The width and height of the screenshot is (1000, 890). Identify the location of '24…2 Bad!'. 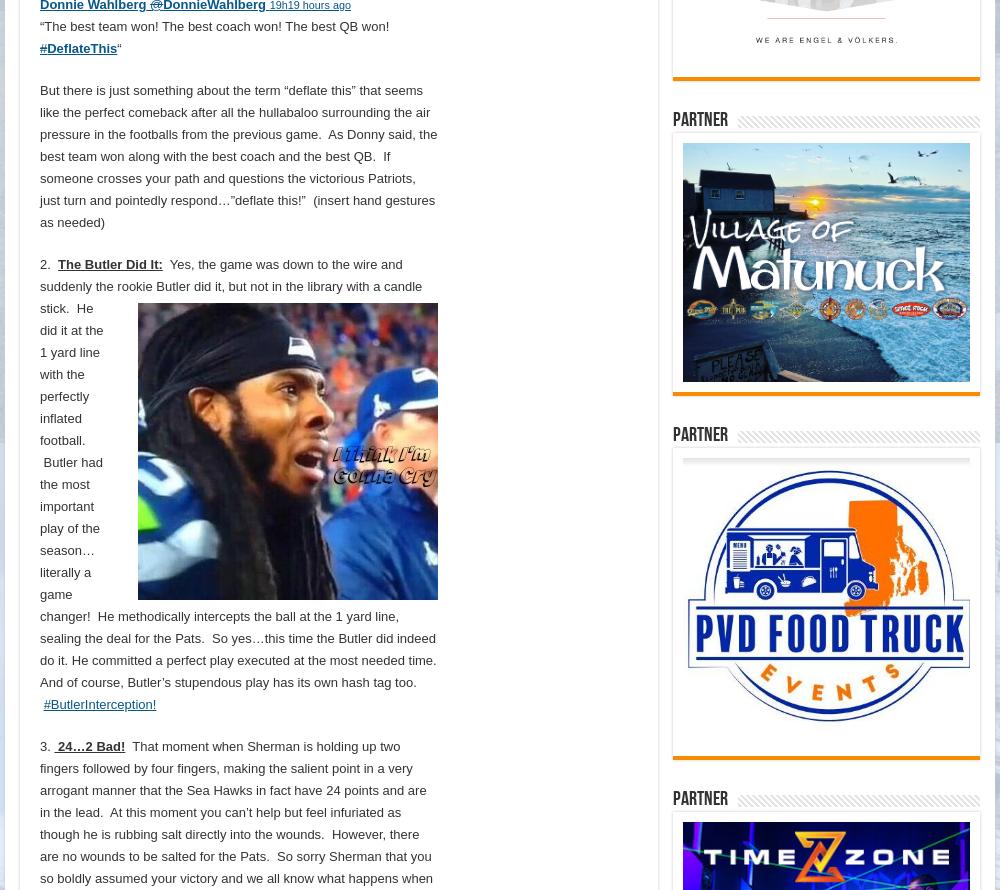
(88, 745).